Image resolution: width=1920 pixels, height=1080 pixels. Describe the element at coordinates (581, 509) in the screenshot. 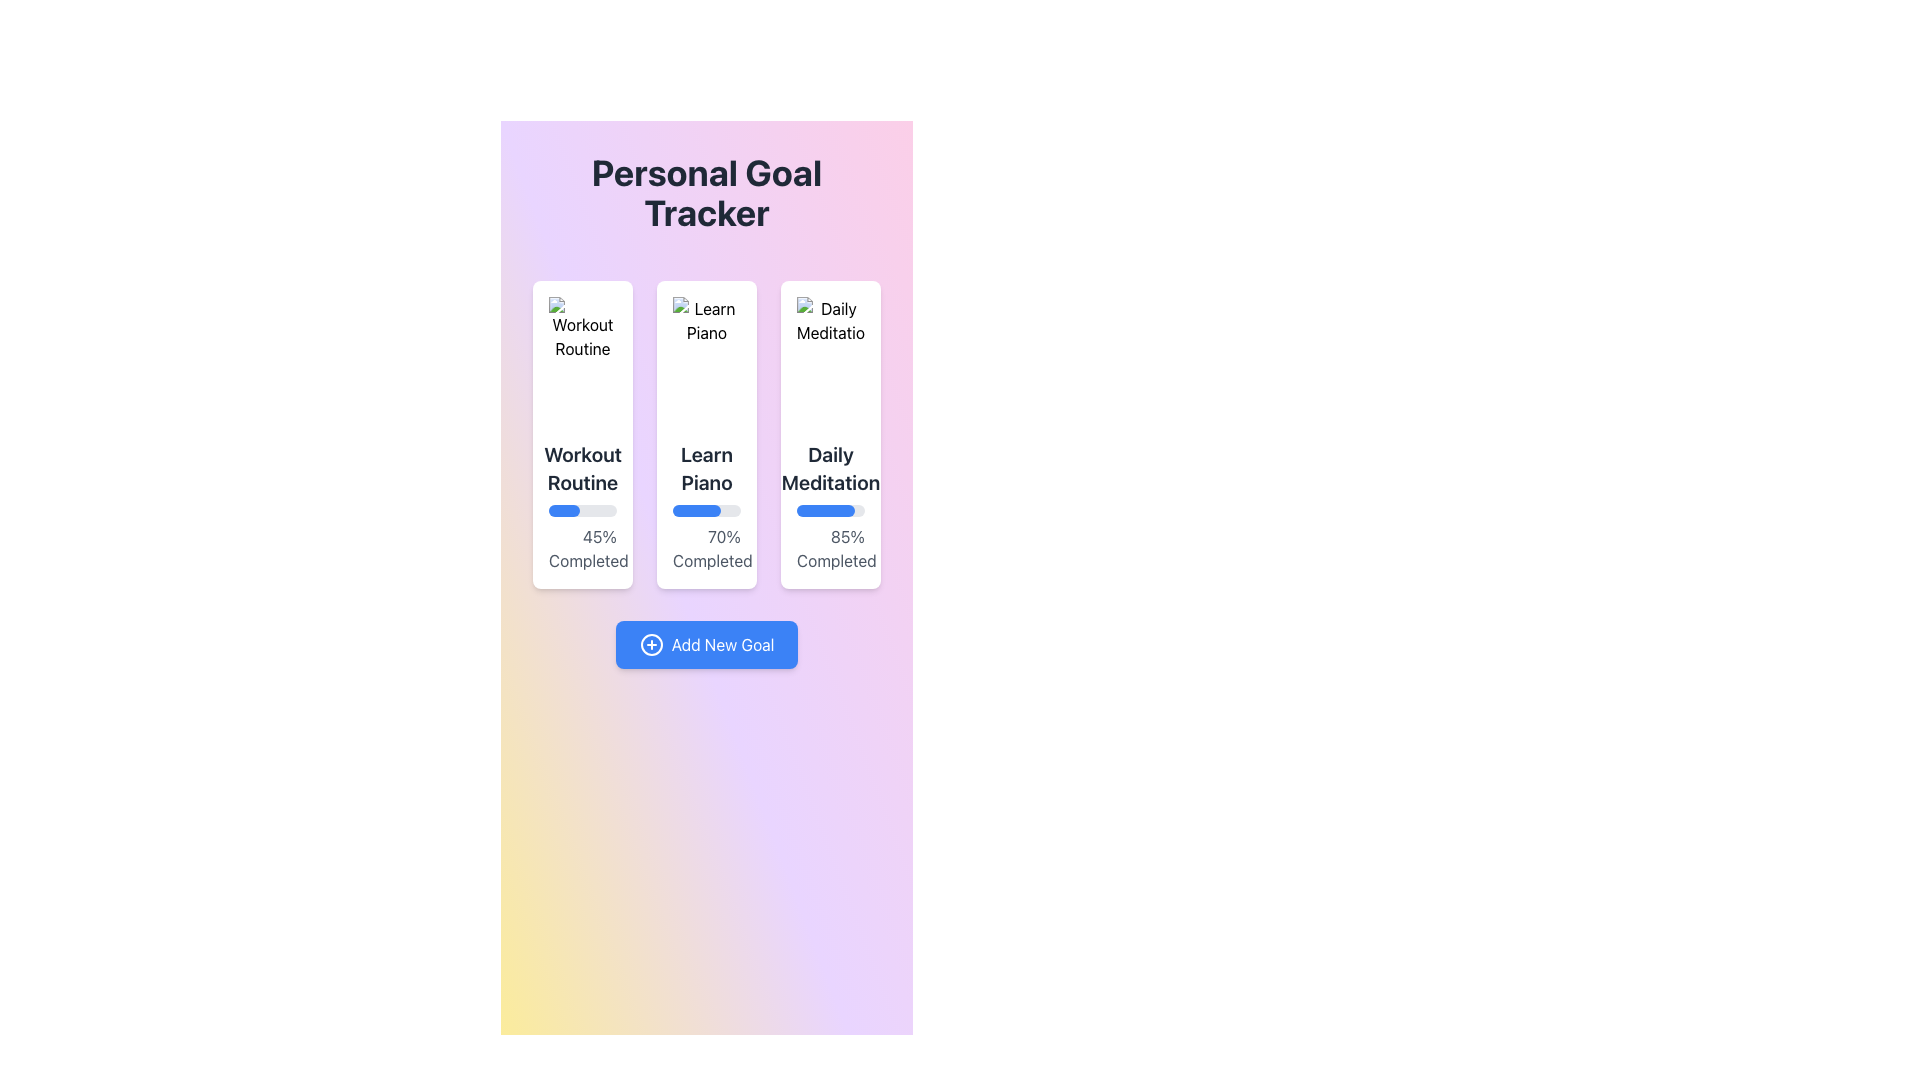

I see `the progress bar indicating '45% Completed' in the first card titled 'Workout Routine'` at that location.